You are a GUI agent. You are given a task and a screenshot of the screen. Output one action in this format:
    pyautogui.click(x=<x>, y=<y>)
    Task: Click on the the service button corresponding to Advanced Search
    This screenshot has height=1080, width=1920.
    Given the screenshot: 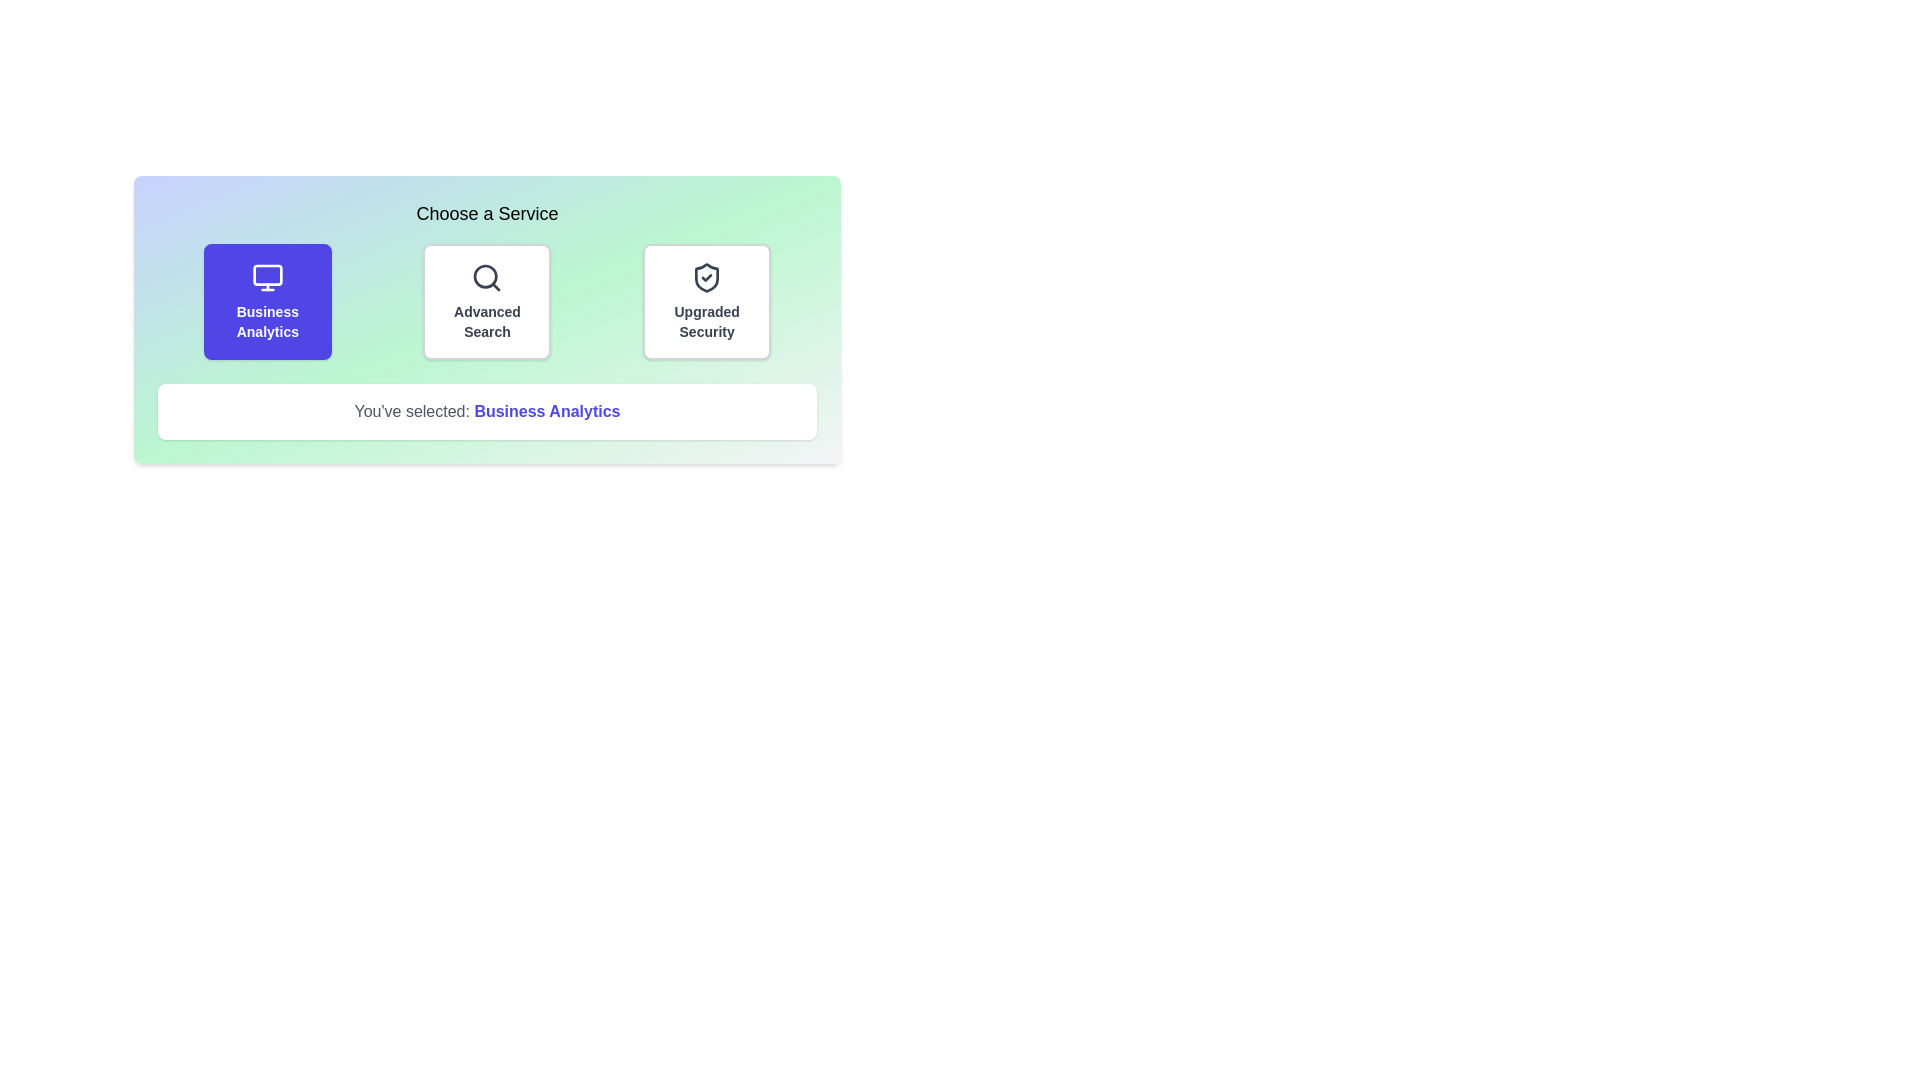 What is the action you would take?
    pyautogui.click(x=487, y=301)
    